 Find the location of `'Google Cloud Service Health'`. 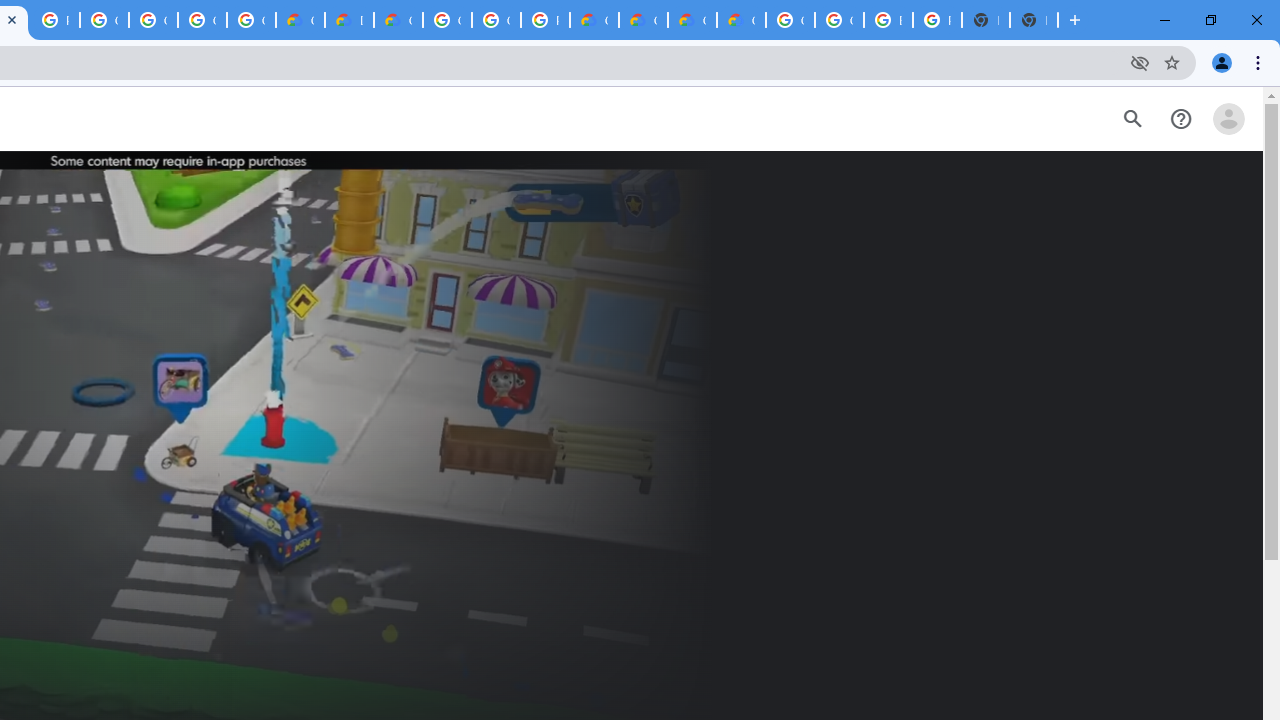

'Google Cloud Service Health' is located at coordinates (740, 20).